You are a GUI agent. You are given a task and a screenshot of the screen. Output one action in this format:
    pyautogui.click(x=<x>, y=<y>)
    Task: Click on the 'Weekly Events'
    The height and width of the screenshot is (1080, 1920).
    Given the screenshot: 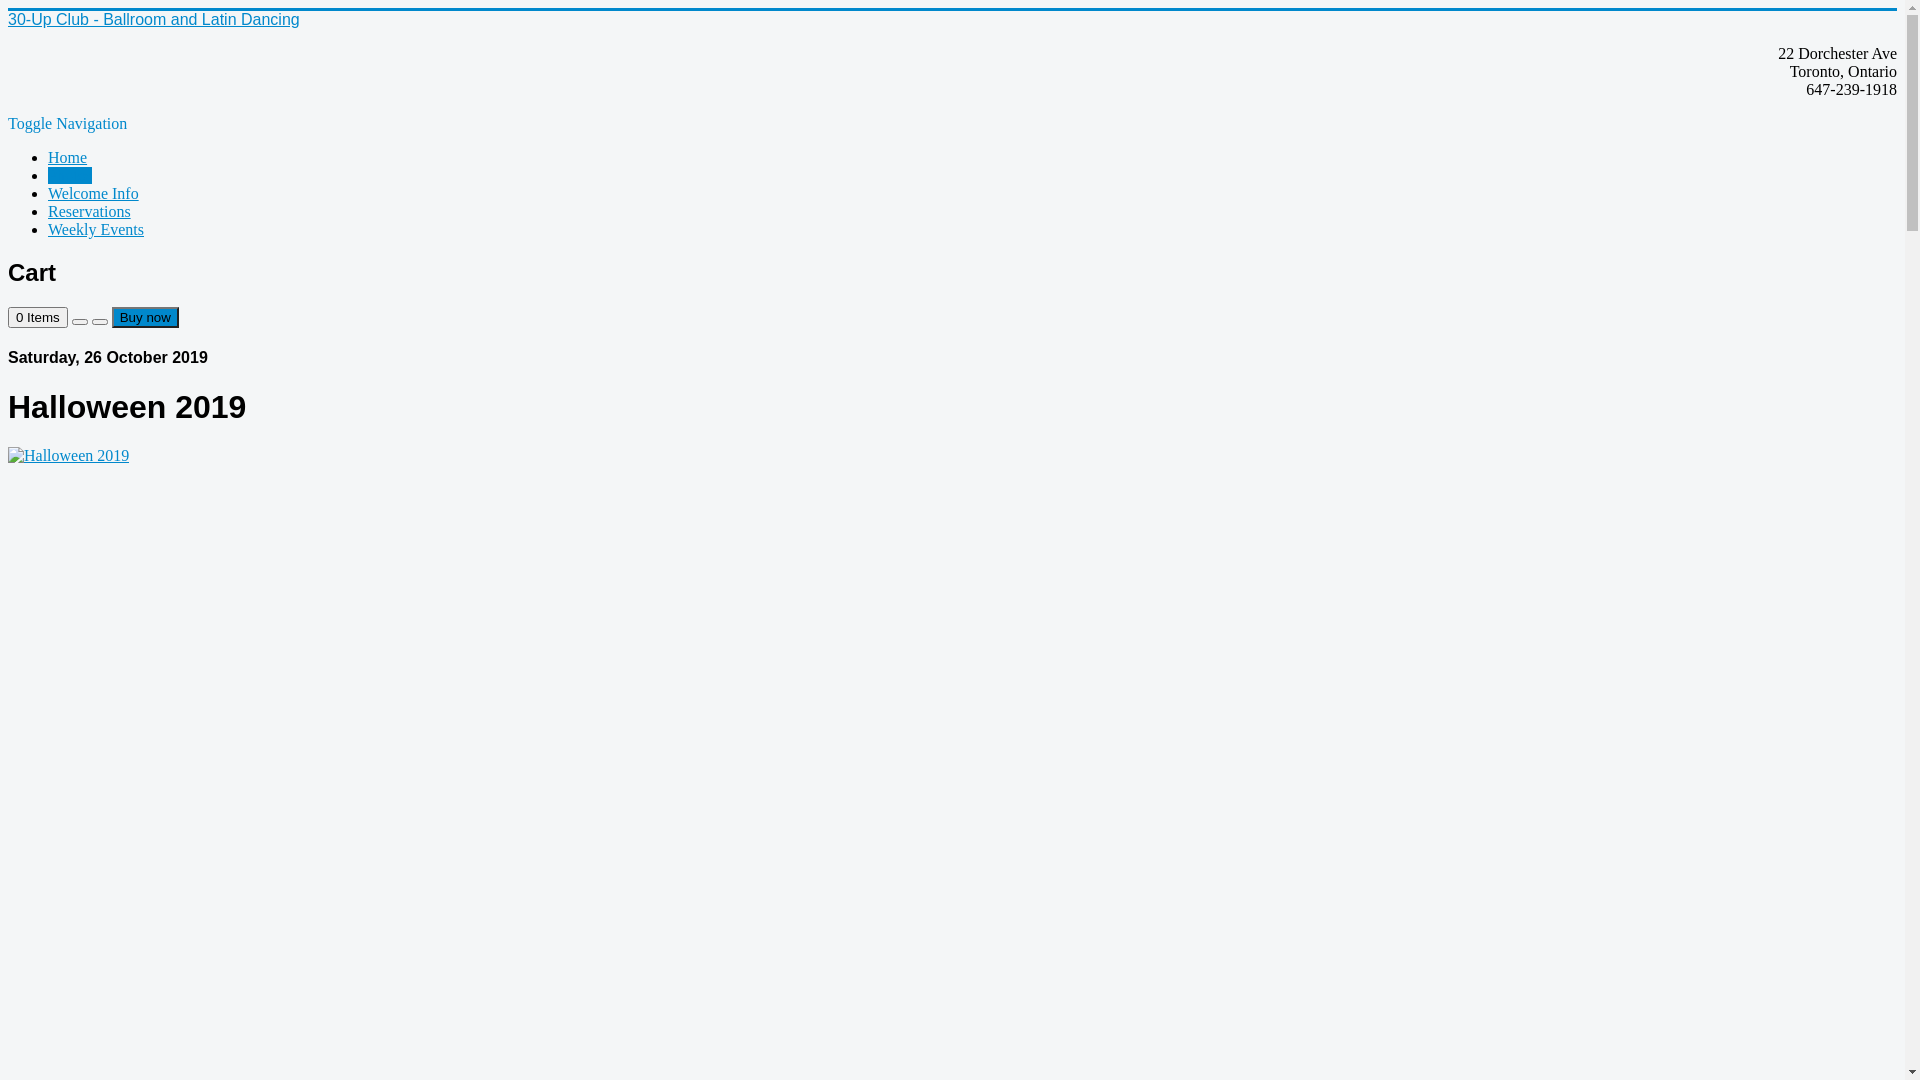 What is the action you would take?
    pyautogui.click(x=95, y=228)
    